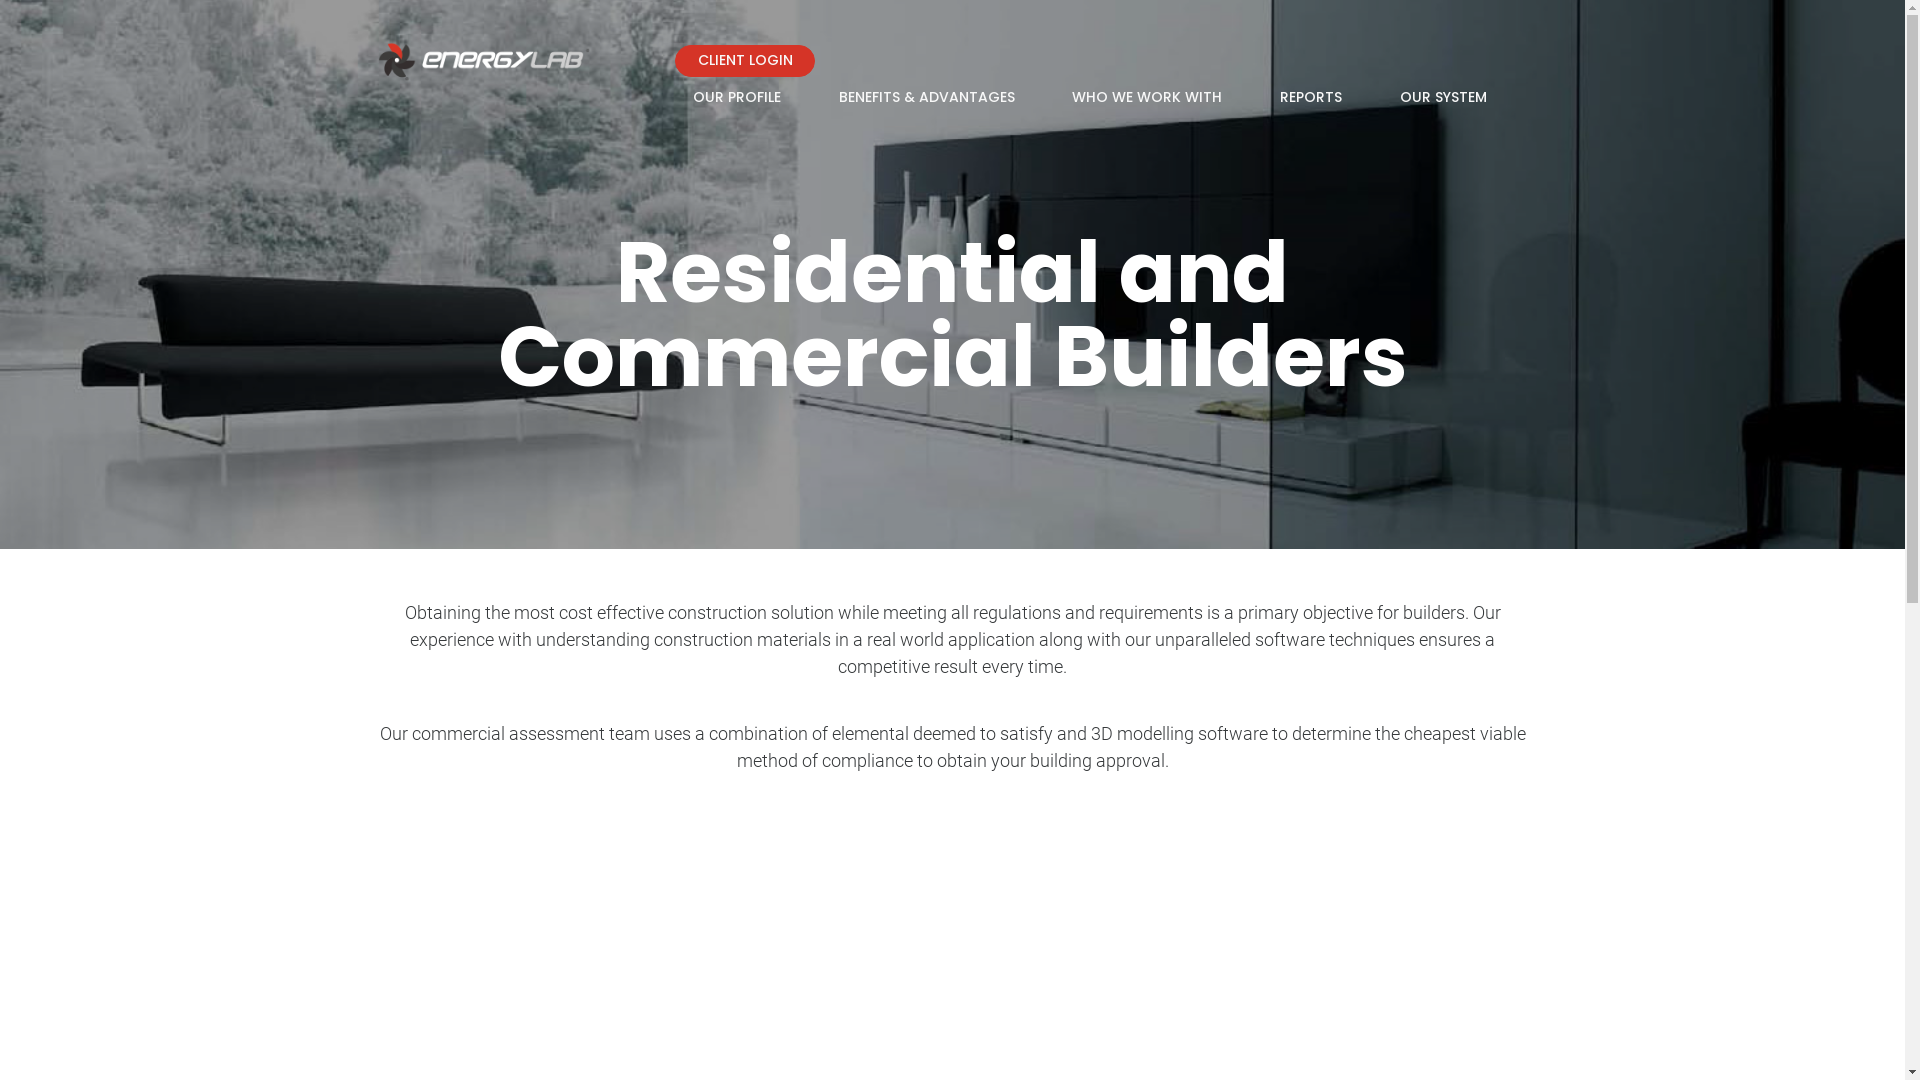 The image size is (1920, 1080). I want to click on 'CLIENT LOGIN', so click(743, 60).